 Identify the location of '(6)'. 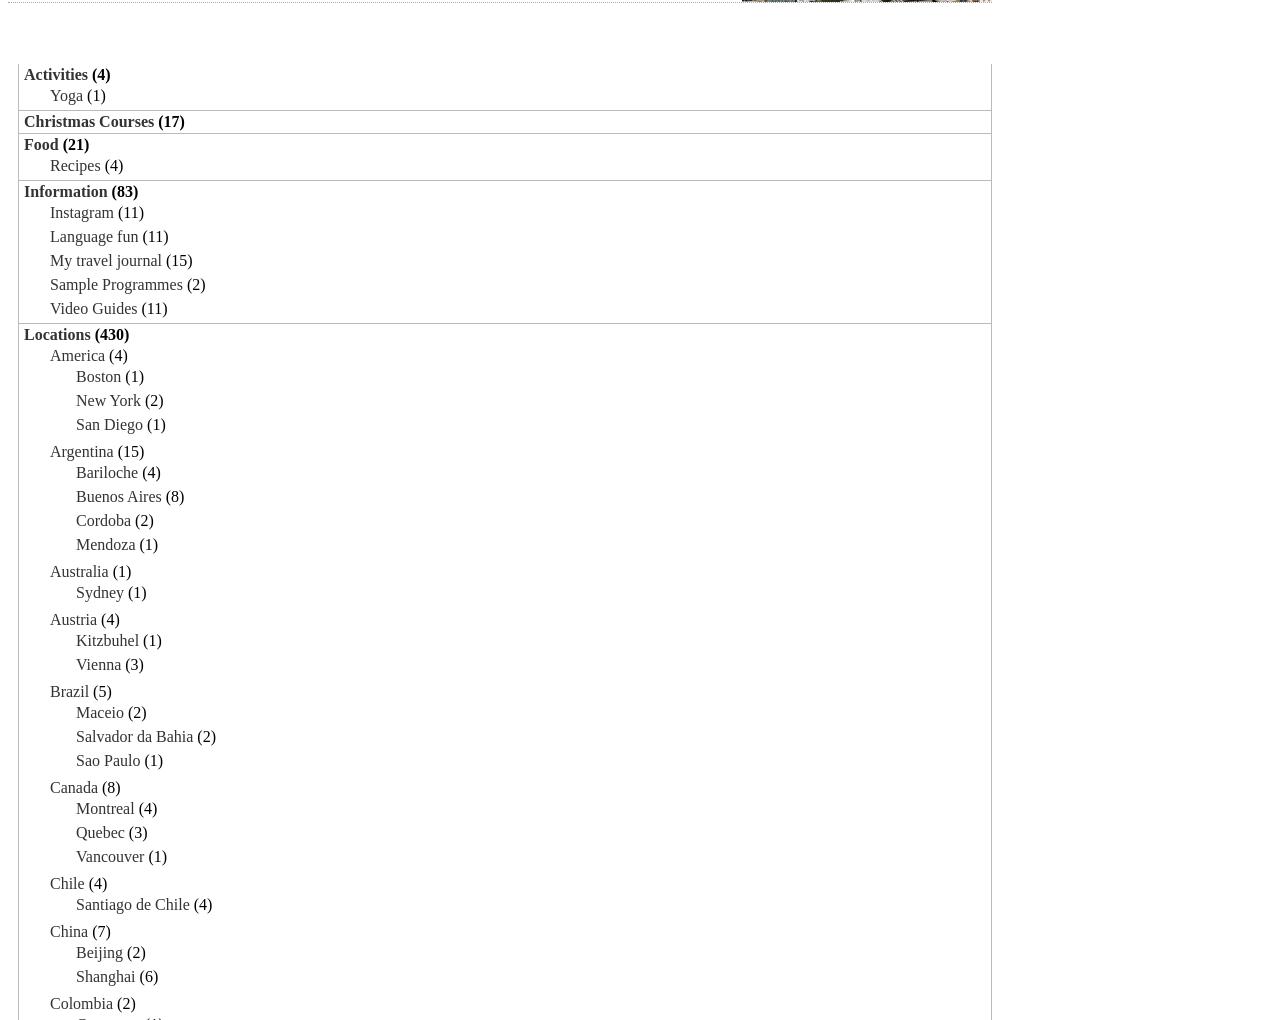
(133, 974).